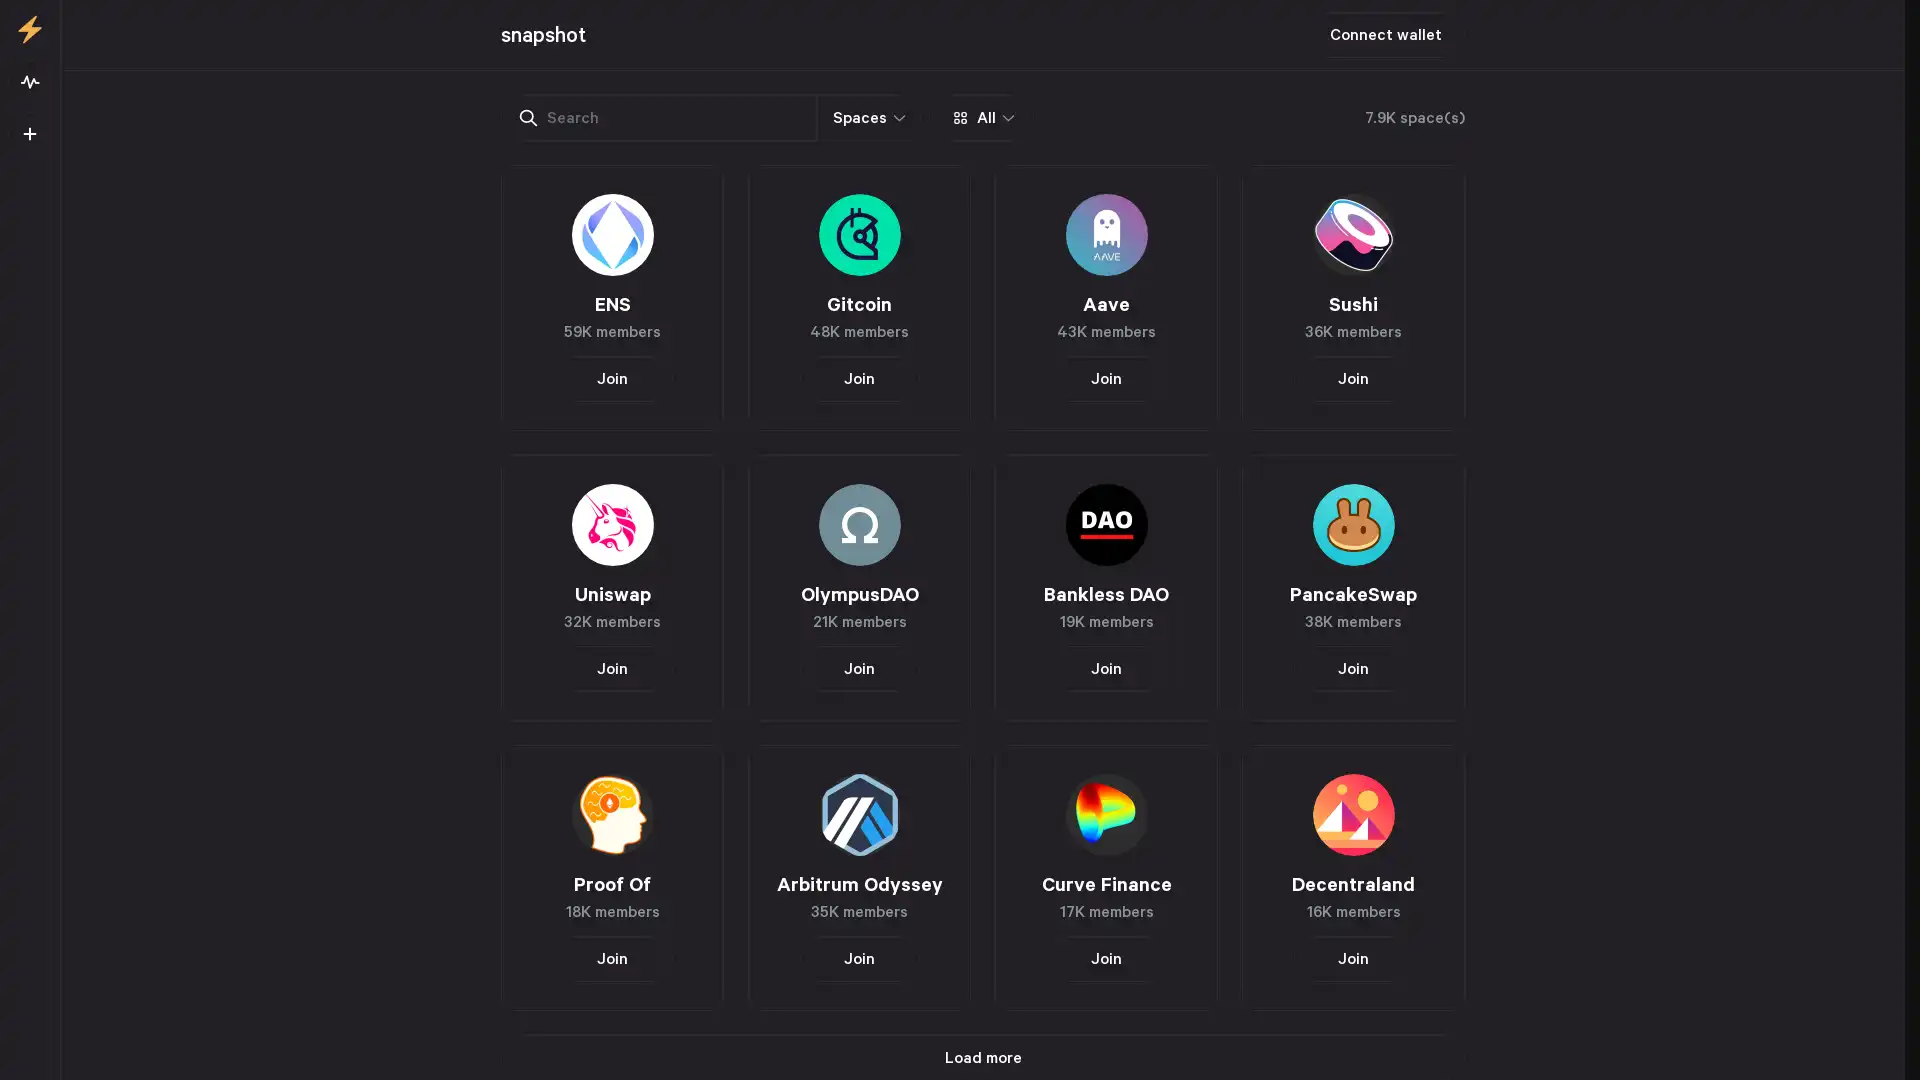 This screenshot has height=1080, width=1920. Describe the element at coordinates (1353, 958) in the screenshot. I see `Join` at that location.